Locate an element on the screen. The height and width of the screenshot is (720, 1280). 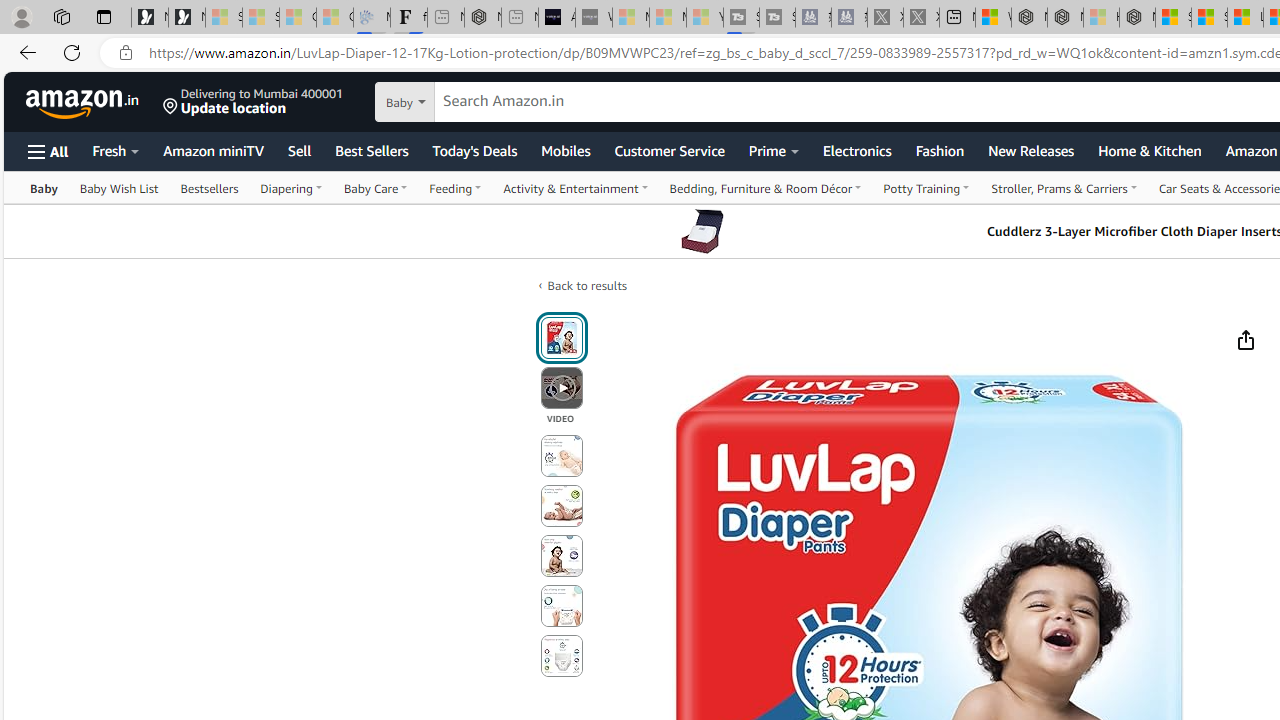
'Newsletter Sign Up' is located at coordinates (186, 17).